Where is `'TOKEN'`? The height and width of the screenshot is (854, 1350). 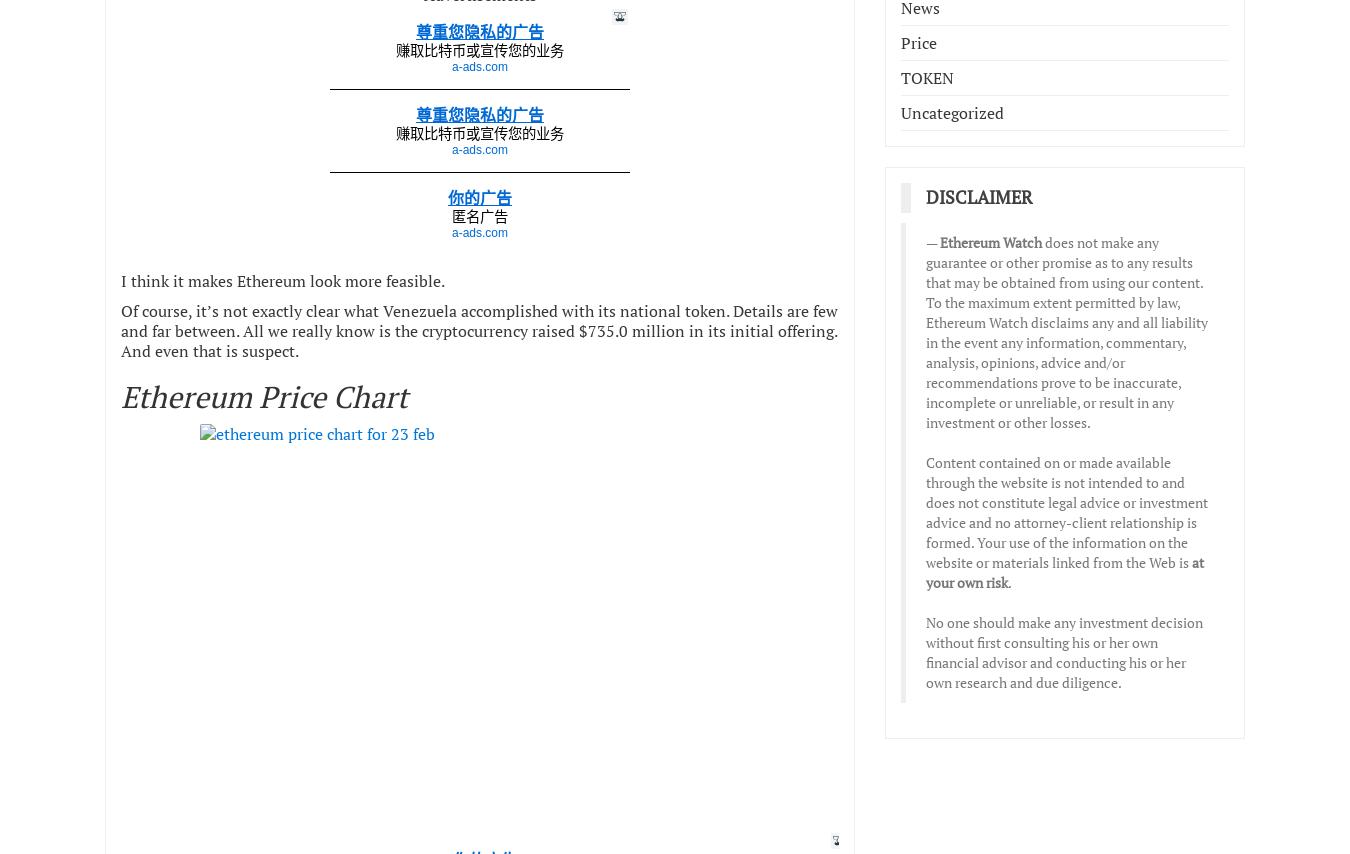 'TOKEN' is located at coordinates (926, 76).